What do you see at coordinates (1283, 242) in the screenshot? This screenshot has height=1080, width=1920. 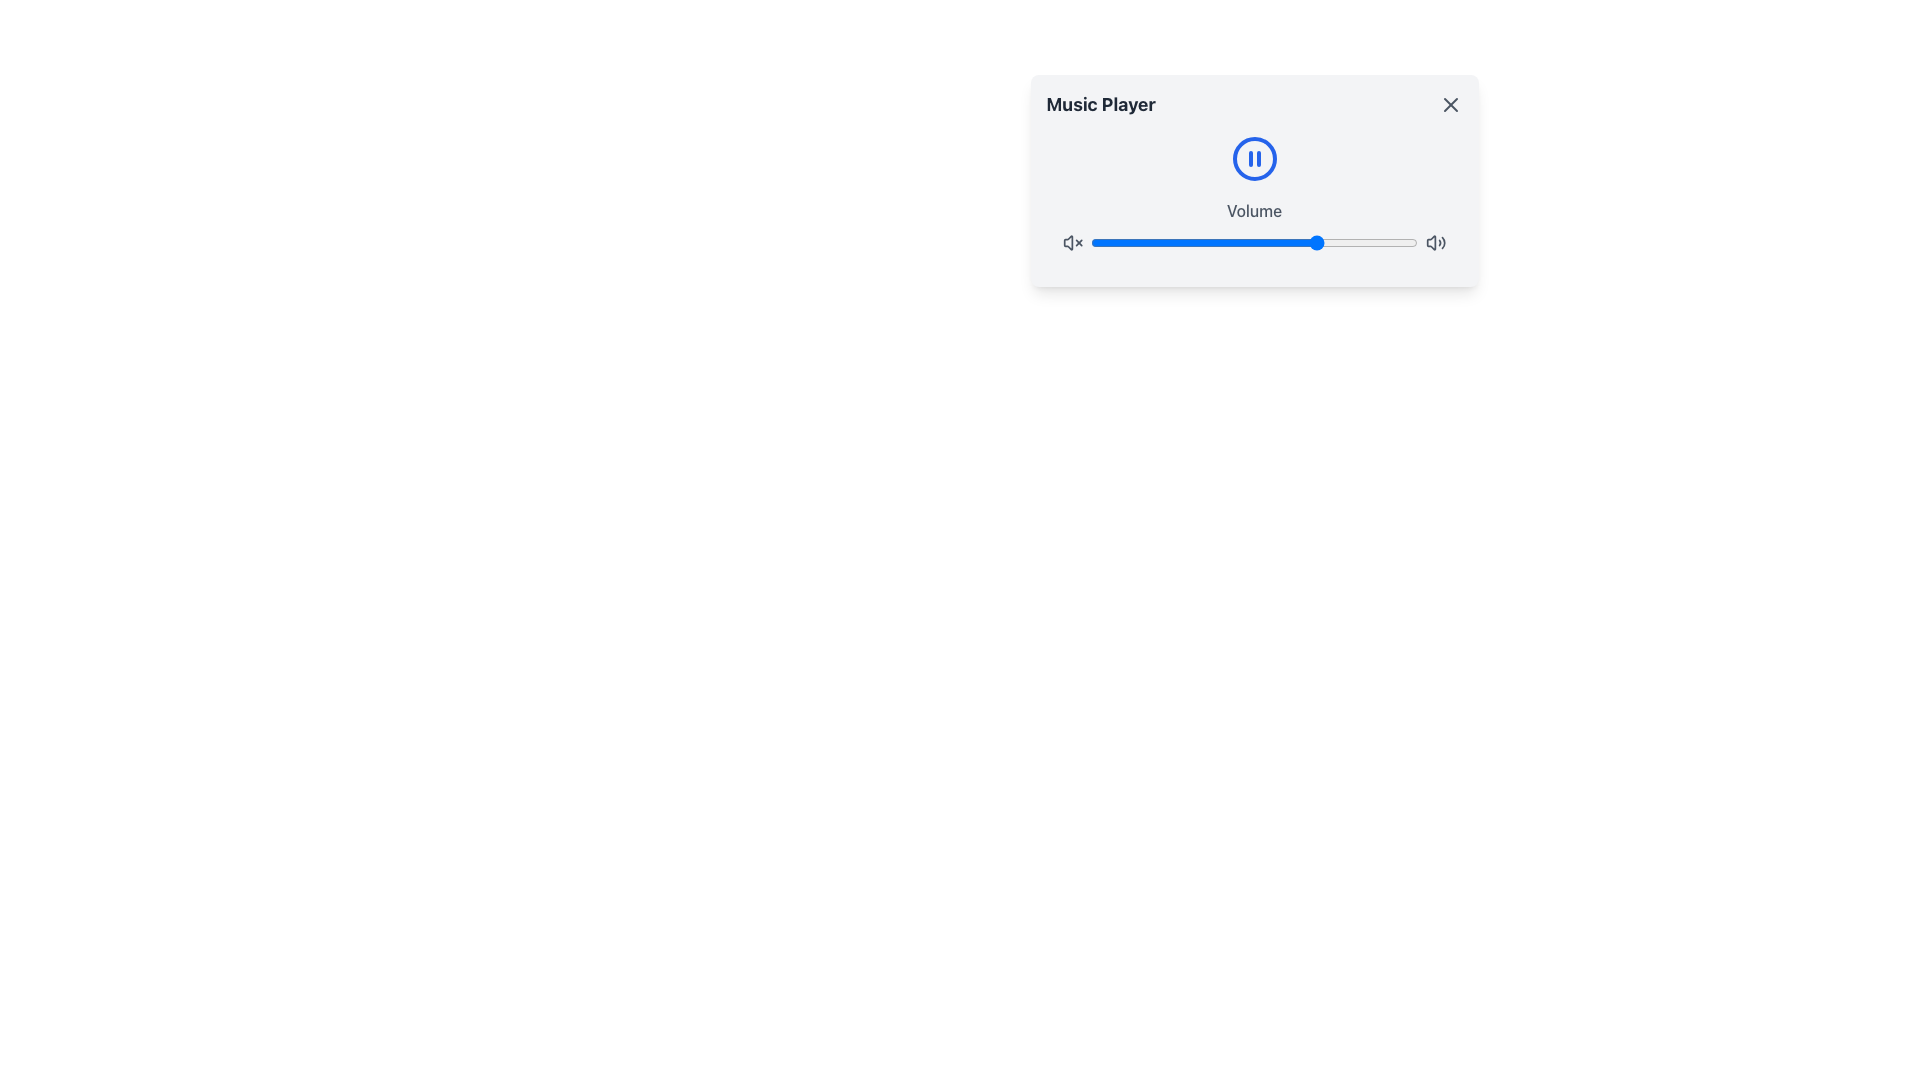 I see `the volume slider` at bounding box center [1283, 242].